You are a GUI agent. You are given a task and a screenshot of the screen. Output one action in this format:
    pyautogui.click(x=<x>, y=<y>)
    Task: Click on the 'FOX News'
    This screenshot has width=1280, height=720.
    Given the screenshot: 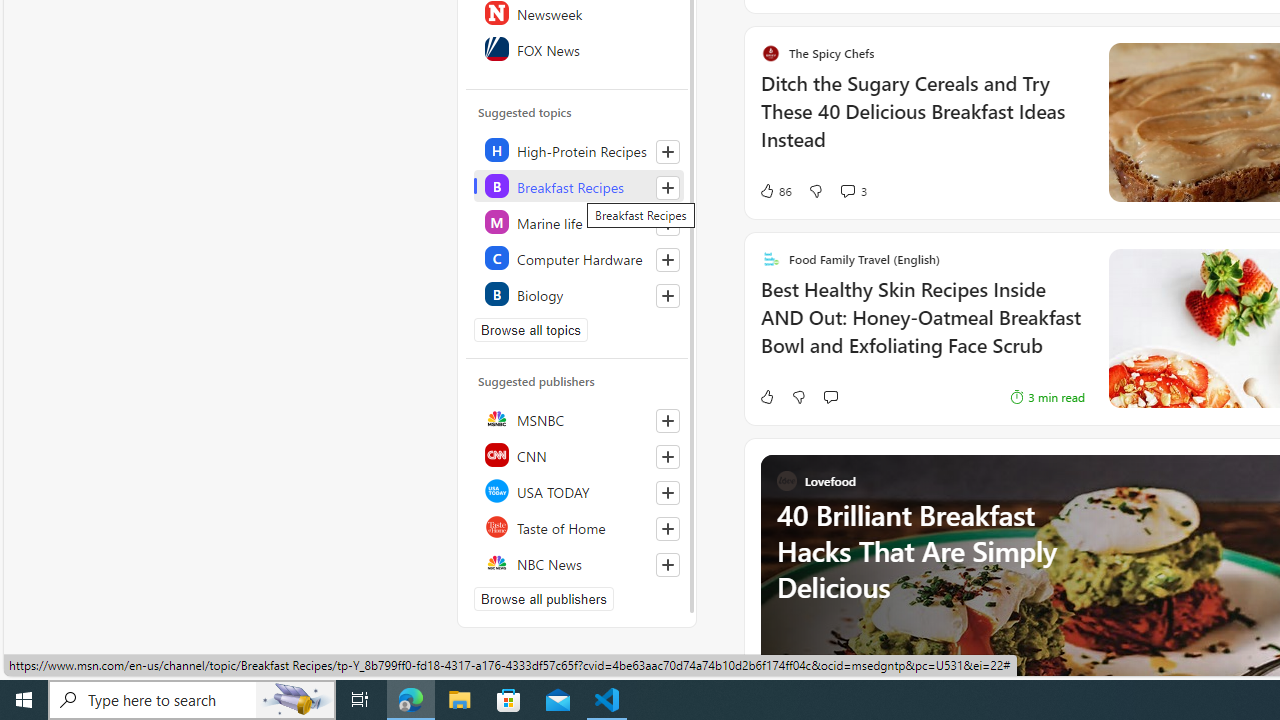 What is the action you would take?
    pyautogui.click(x=577, y=47)
    